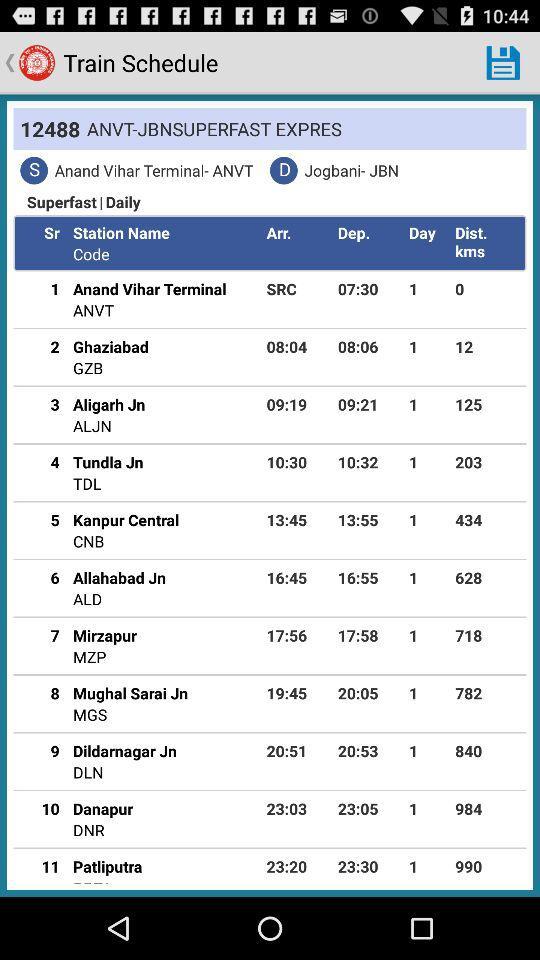 The image size is (540, 960). What do you see at coordinates (43, 346) in the screenshot?
I see `the item below 1 app` at bounding box center [43, 346].